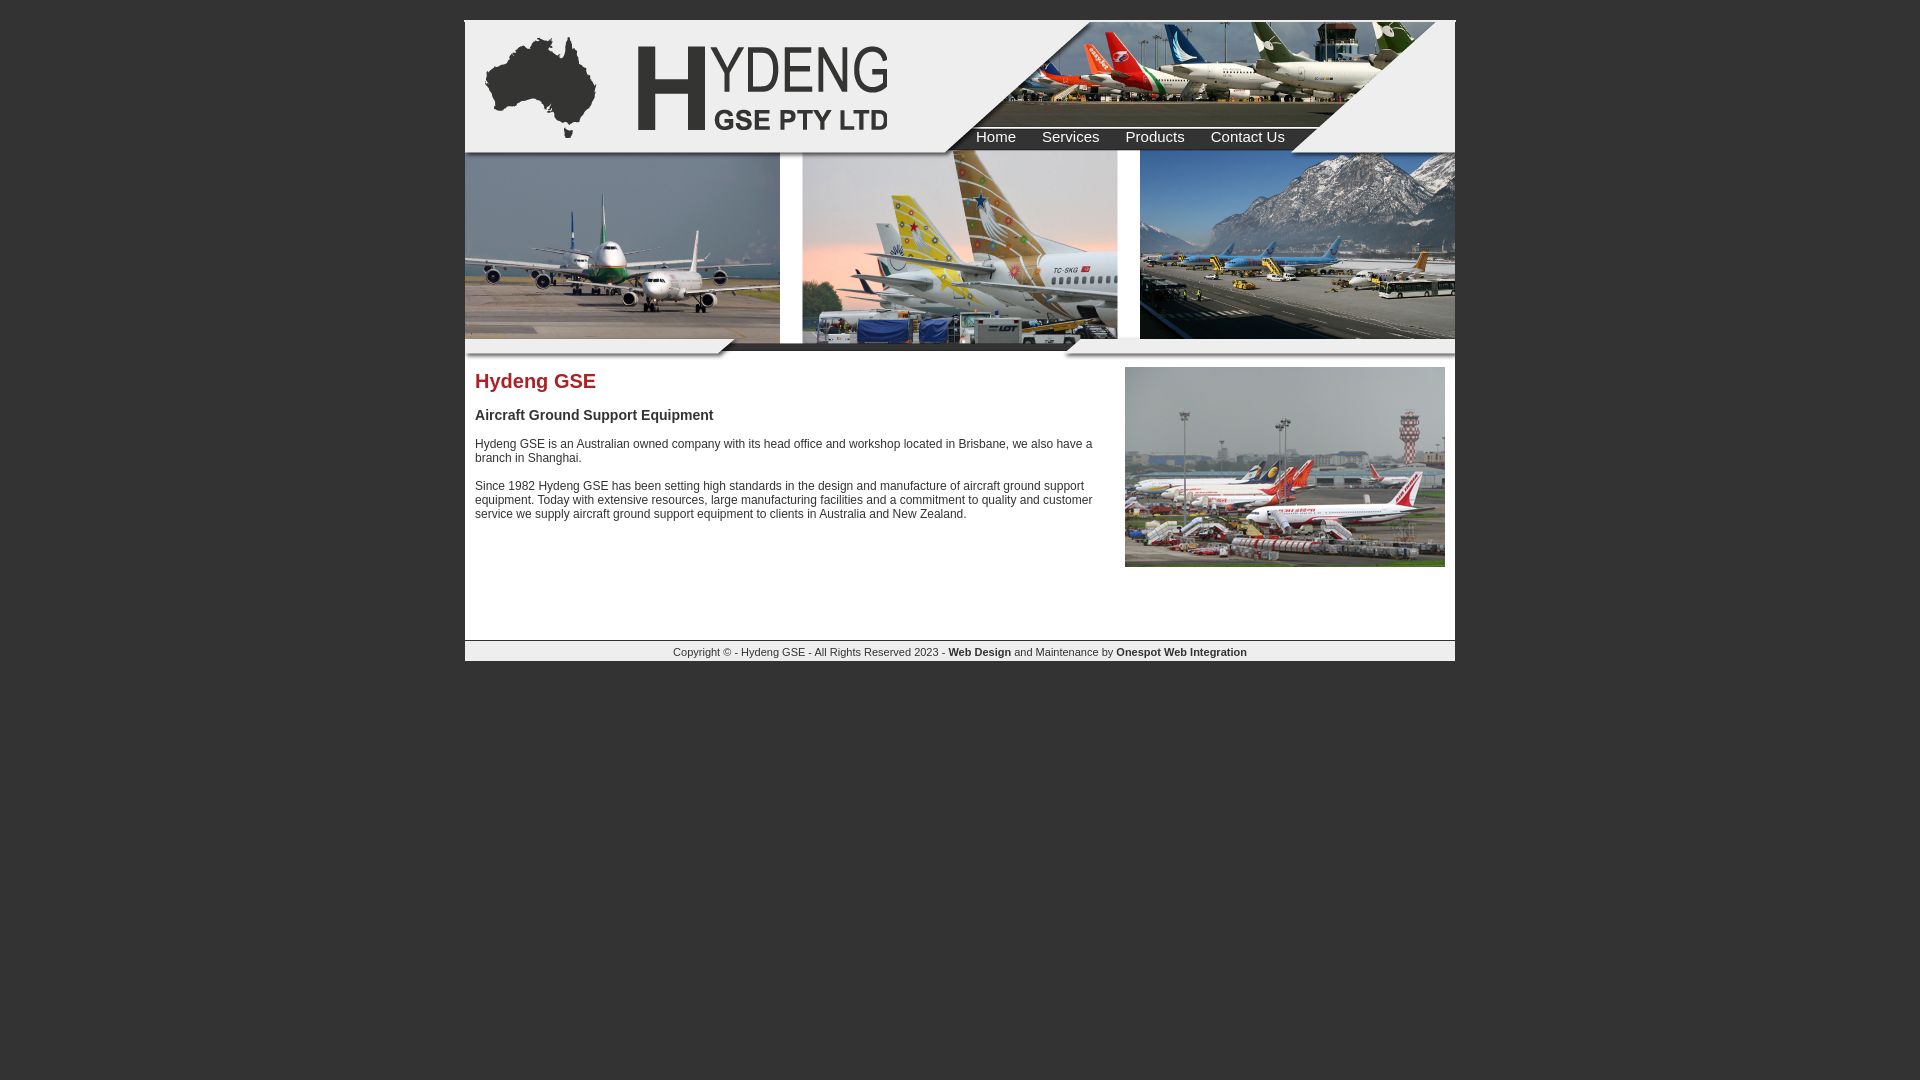 Image resolution: width=1920 pixels, height=1080 pixels. I want to click on 'Products', so click(1123, 137).